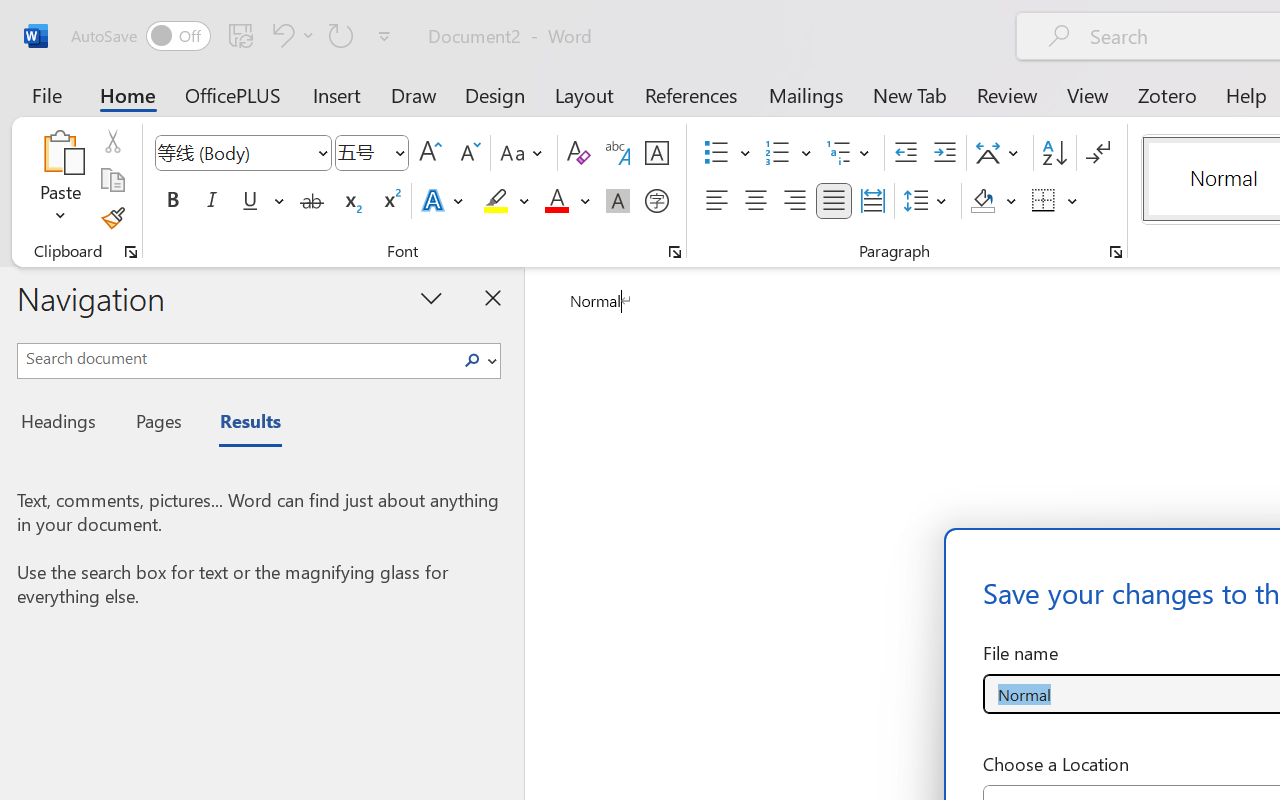  What do you see at coordinates (656, 201) in the screenshot?
I see `'Enclose Characters...'` at bounding box center [656, 201].